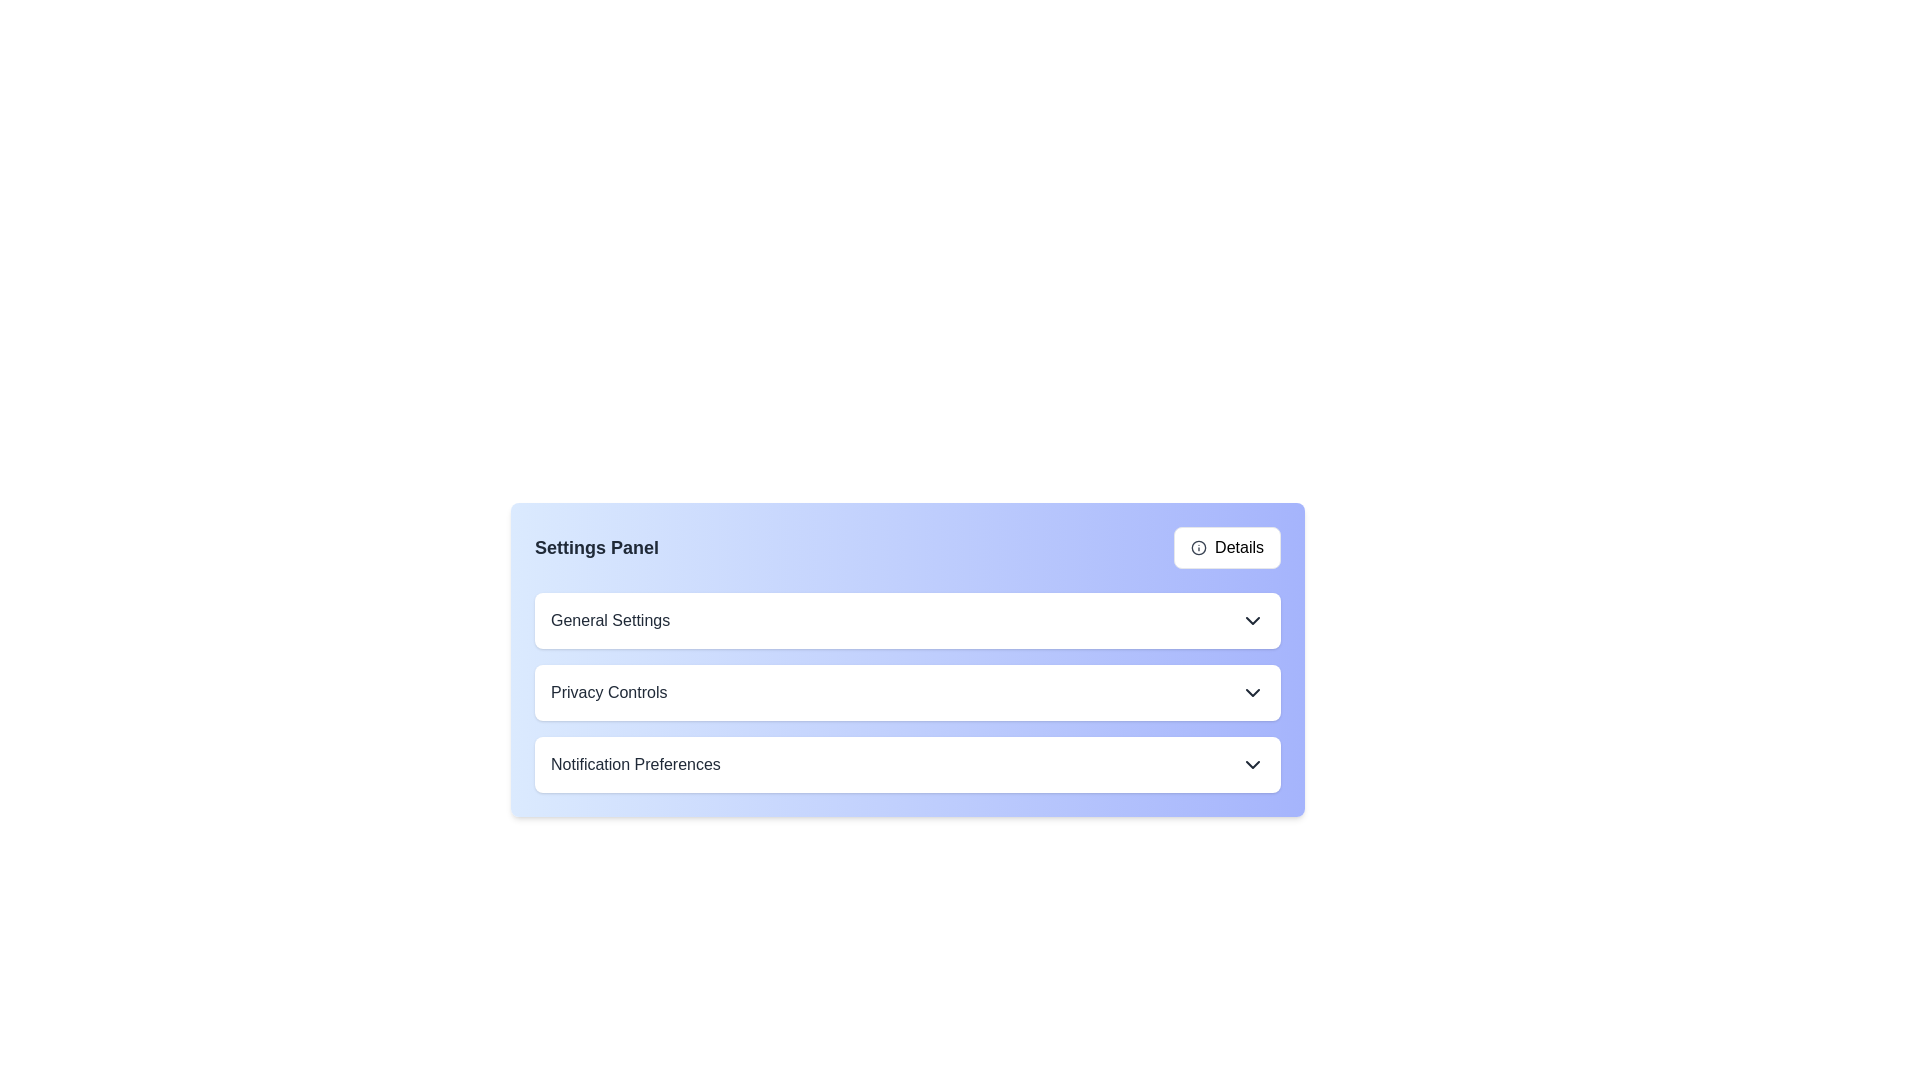 This screenshot has height=1080, width=1920. Describe the element at coordinates (1251, 692) in the screenshot. I see `the Chevron Icon located in the top-right corner of the 'Privacy Controls' section` at that location.